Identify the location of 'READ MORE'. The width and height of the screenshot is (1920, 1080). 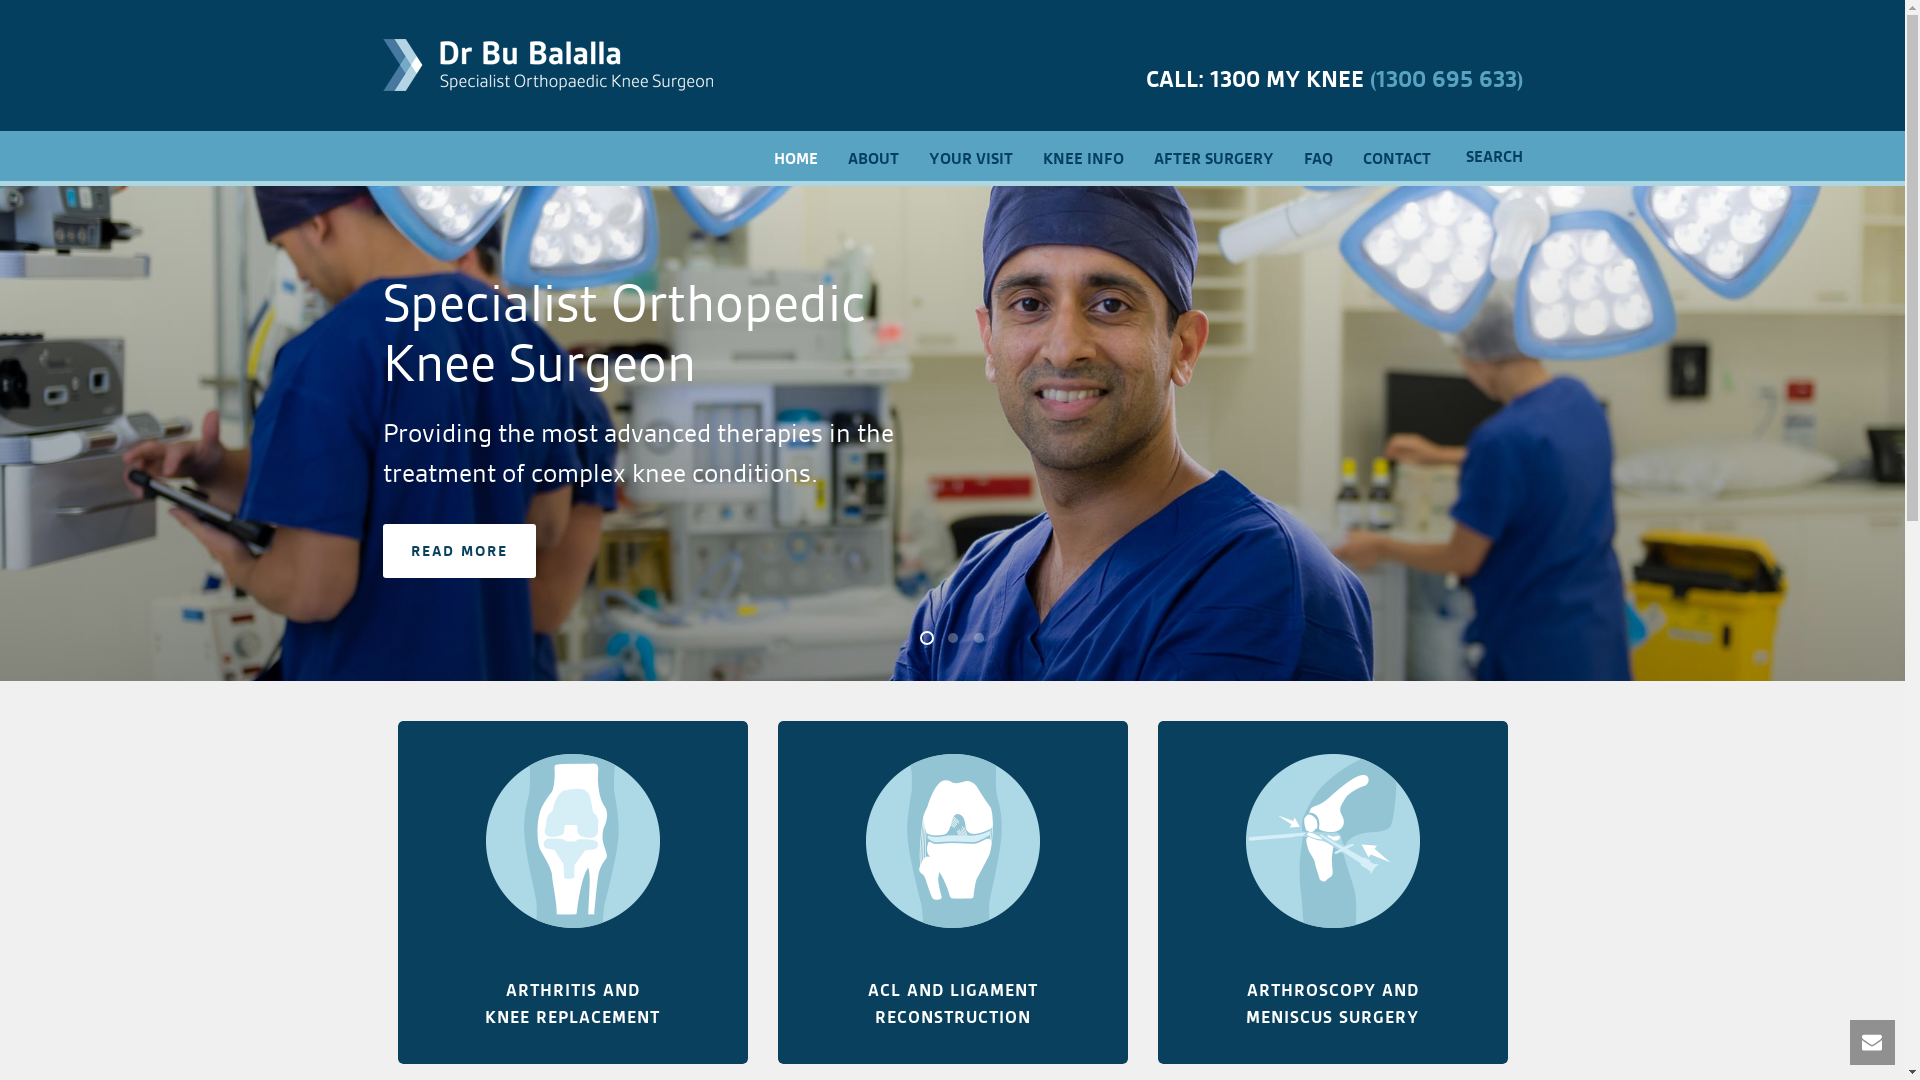
(457, 551).